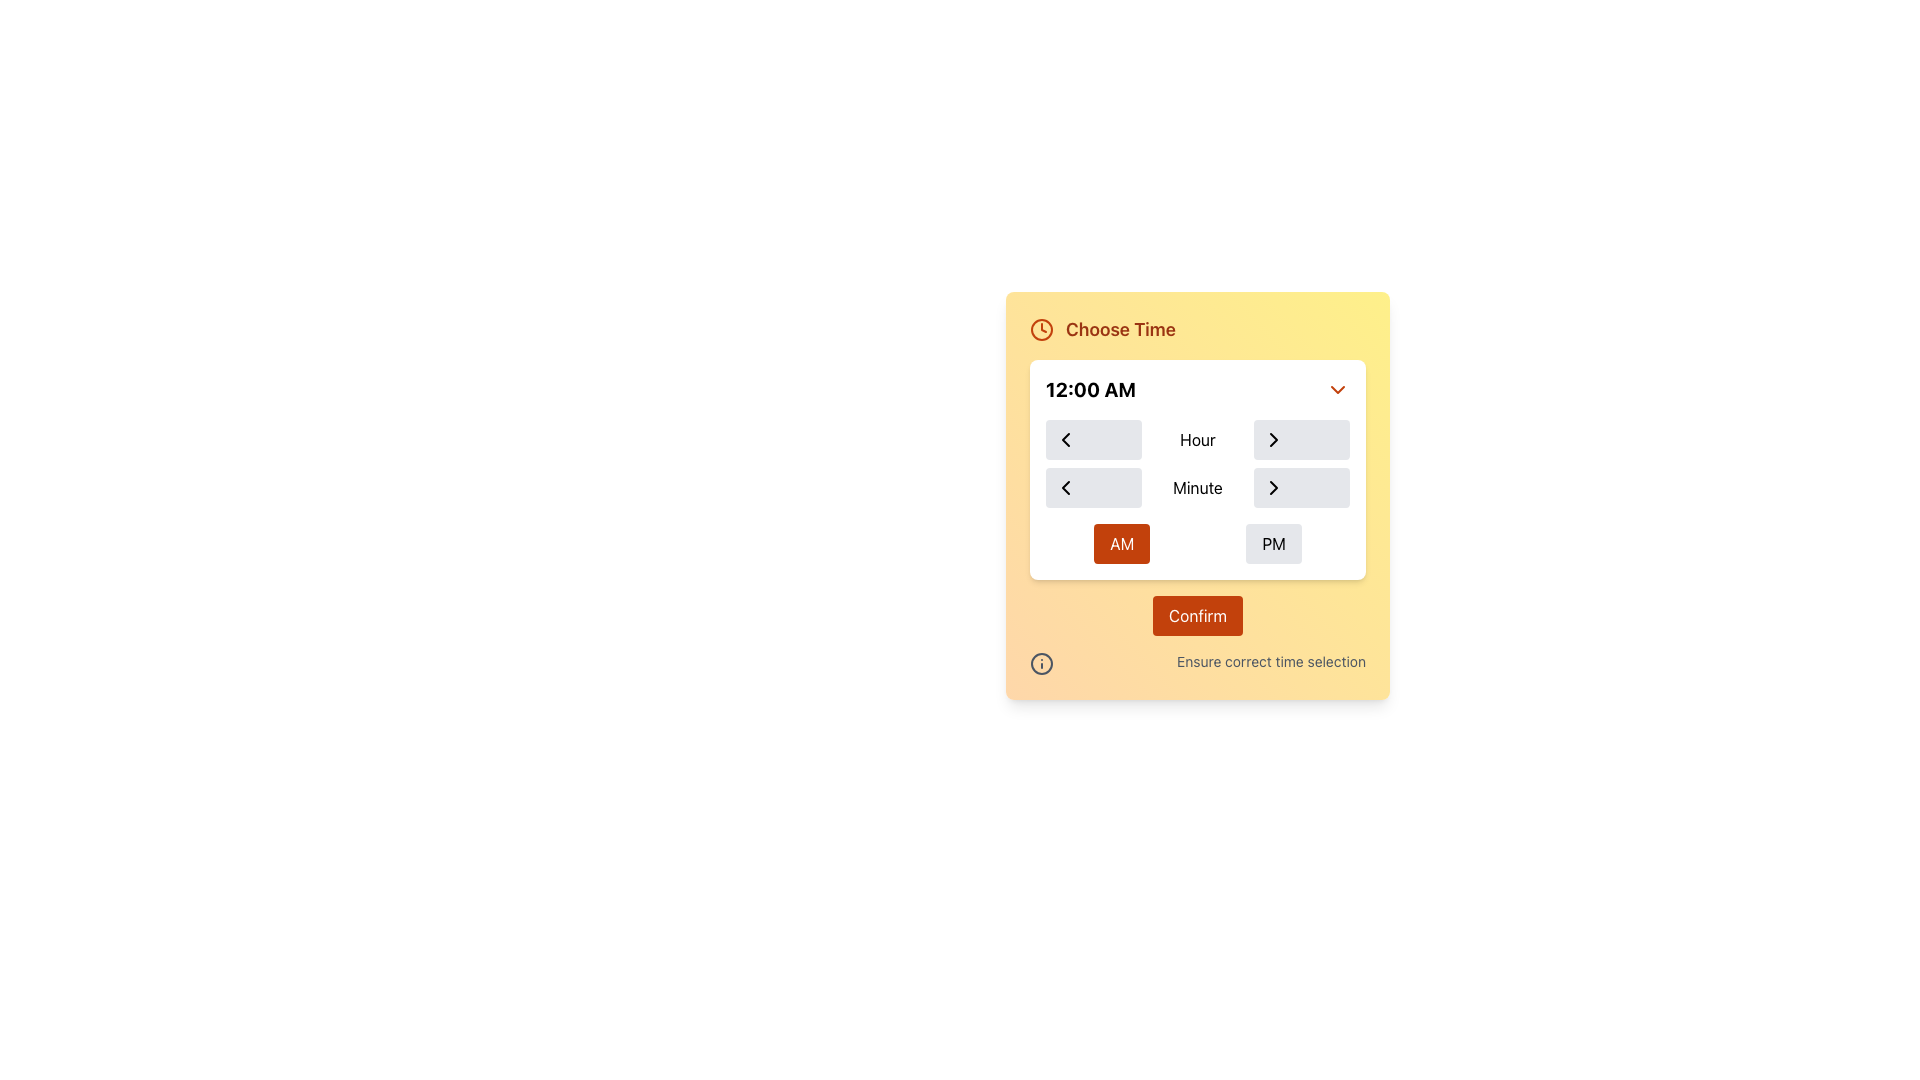 Image resolution: width=1920 pixels, height=1080 pixels. What do you see at coordinates (1120, 329) in the screenshot?
I see `the 'Choose Time' text label, which is styled in bold serif font and orange color, located next to a clock icon on a light yellow background` at bounding box center [1120, 329].